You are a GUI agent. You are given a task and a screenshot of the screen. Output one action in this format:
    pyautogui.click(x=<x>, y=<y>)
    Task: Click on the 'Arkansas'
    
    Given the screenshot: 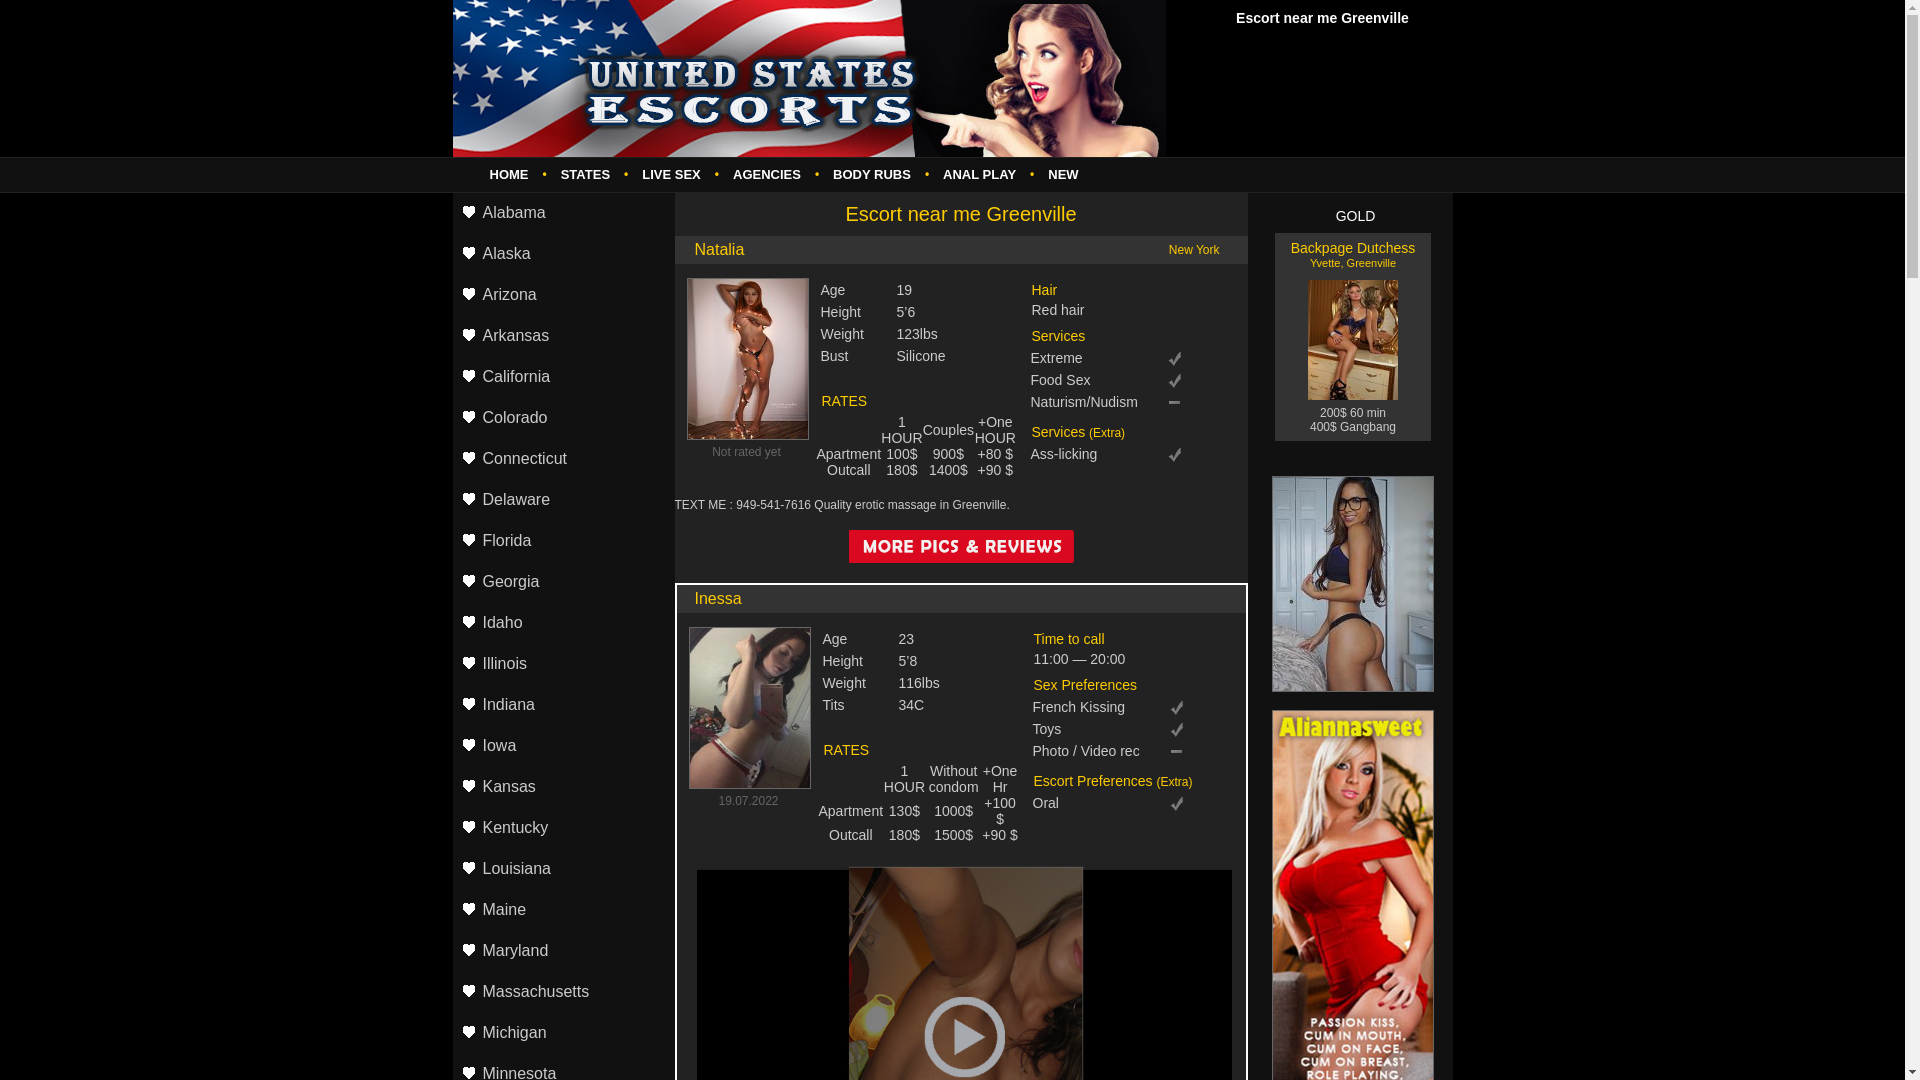 What is the action you would take?
    pyautogui.click(x=560, y=335)
    